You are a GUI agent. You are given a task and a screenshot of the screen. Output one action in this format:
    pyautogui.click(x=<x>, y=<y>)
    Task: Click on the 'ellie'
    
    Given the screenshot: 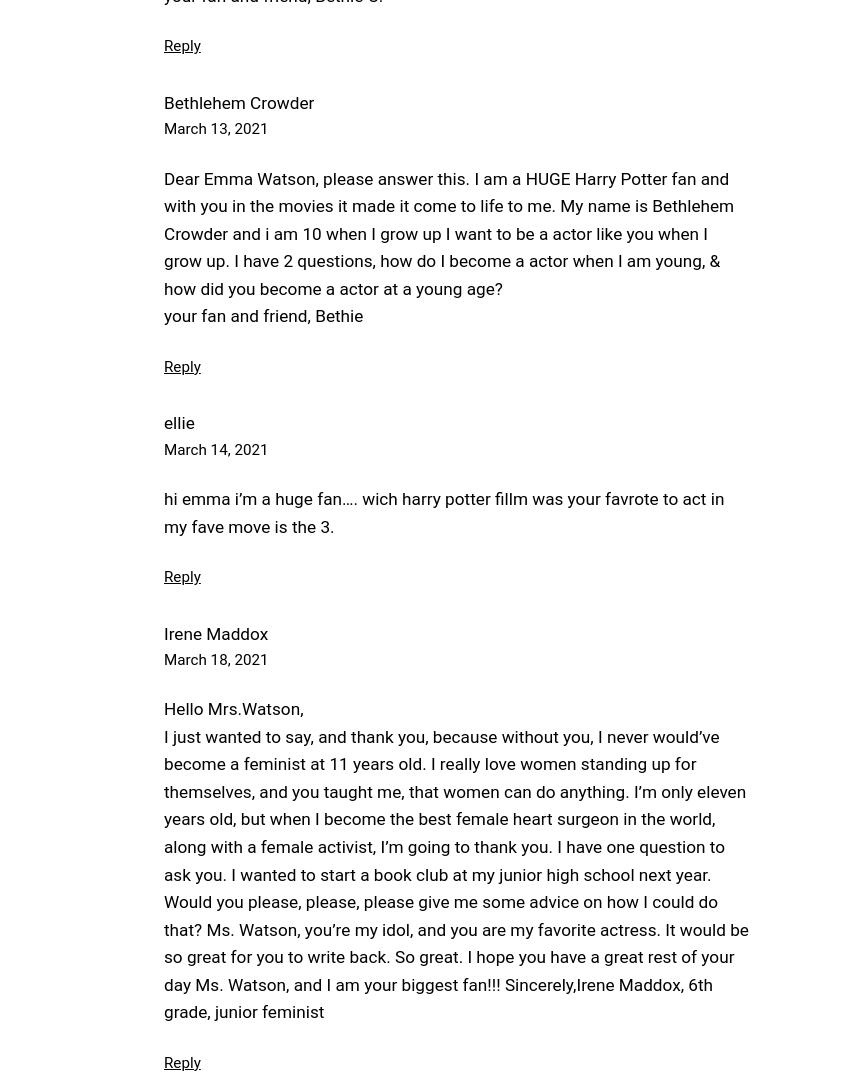 What is the action you would take?
    pyautogui.click(x=178, y=423)
    